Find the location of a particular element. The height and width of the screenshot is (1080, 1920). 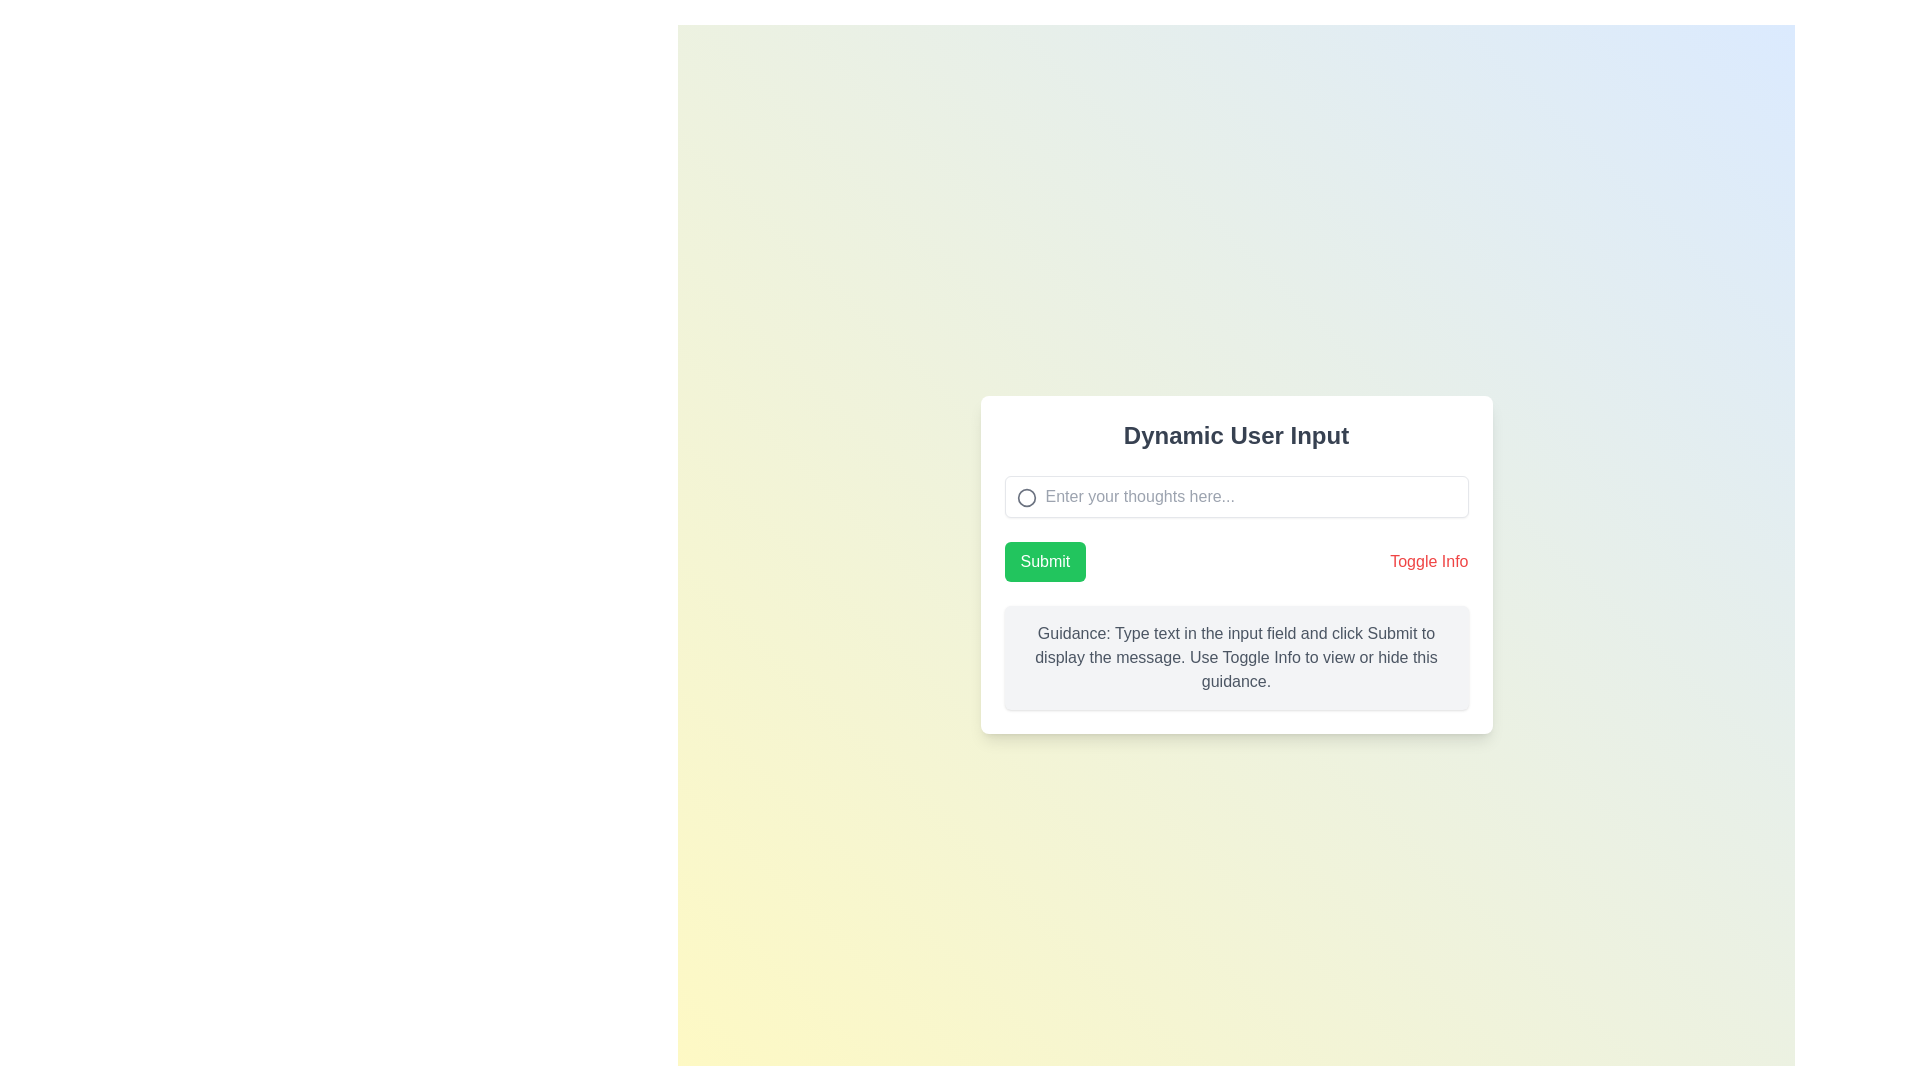

the decorative or functional icon positioned at the top-left corner of the input field labeled 'Enter your thoughts here...' is located at coordinates (1026, 496).